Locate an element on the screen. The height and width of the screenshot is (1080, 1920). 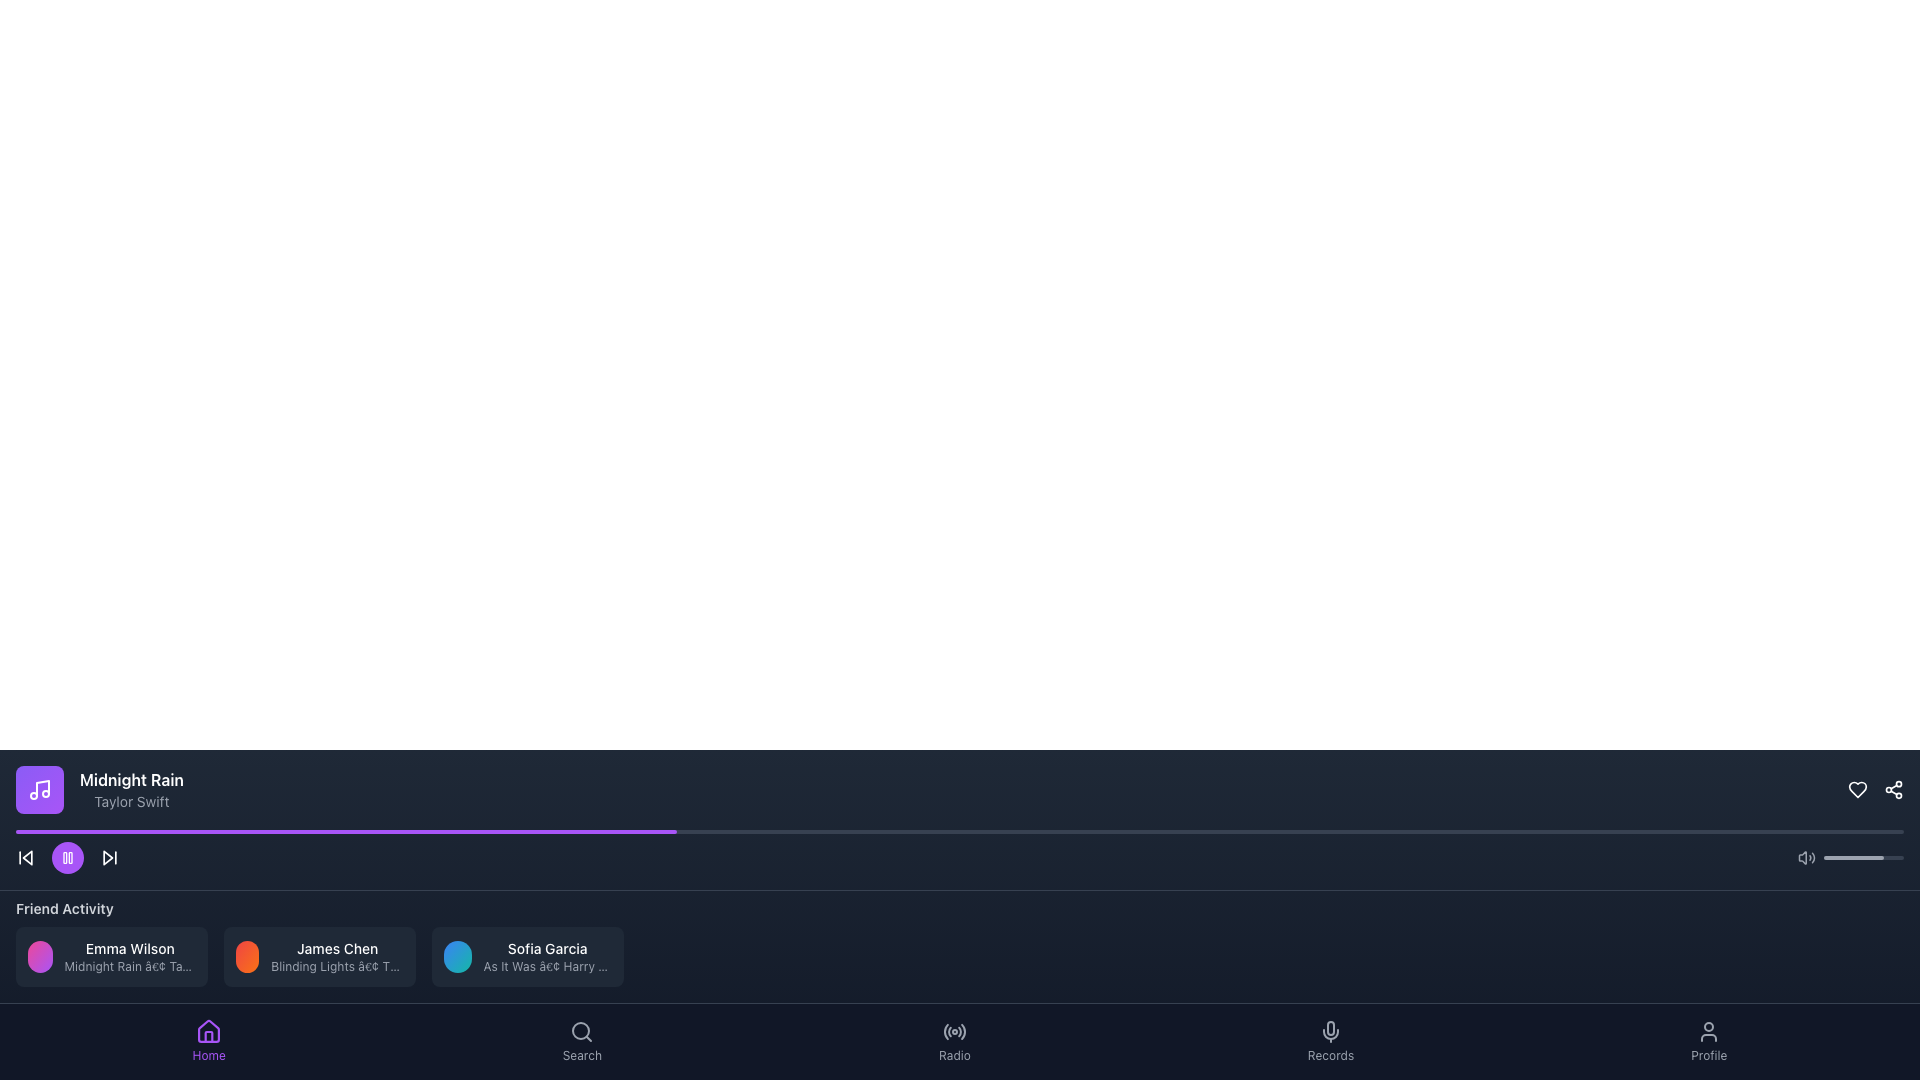
the displayed information of the Informational layout featuring the avatar and text for 'Sofia Garcia' and the song 'As It Was • Harry Styles' is located at coordinates (528, 955).